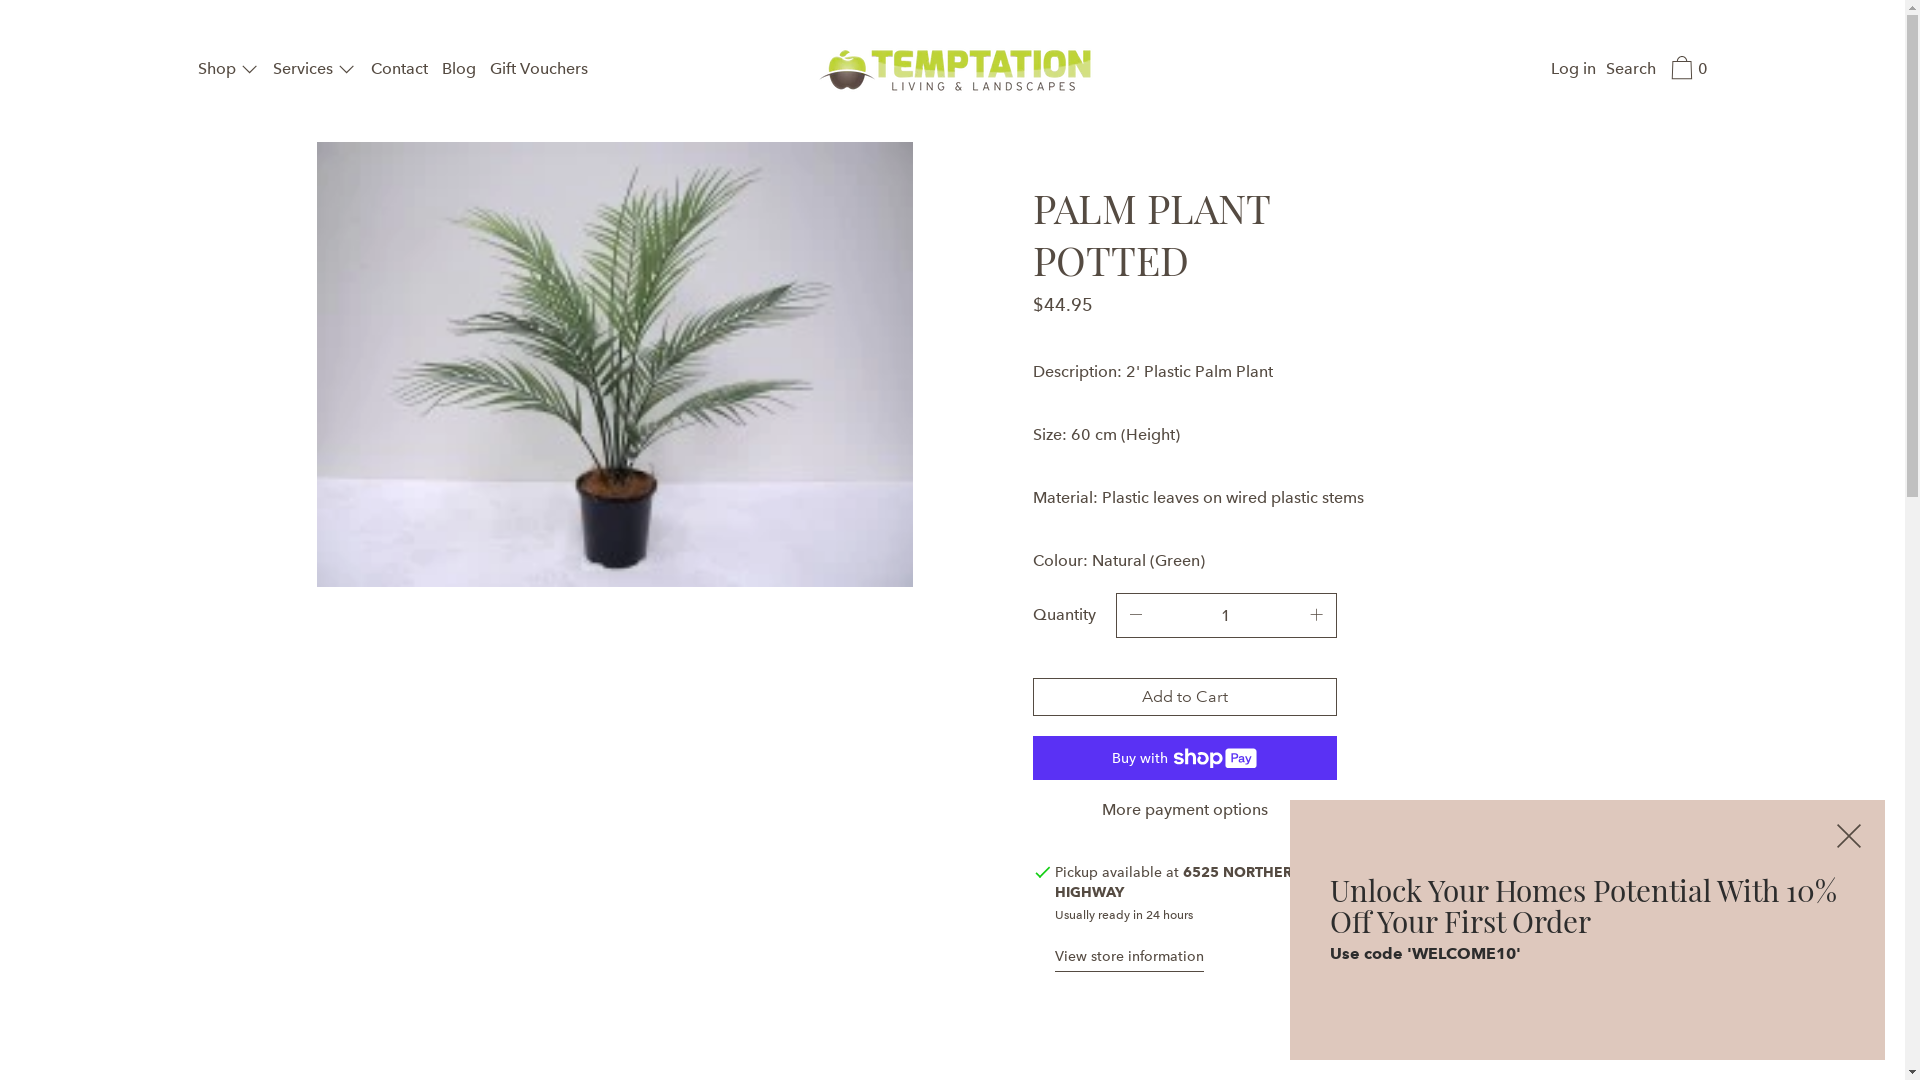  I want to click on 'Contact', so click(398, 69).